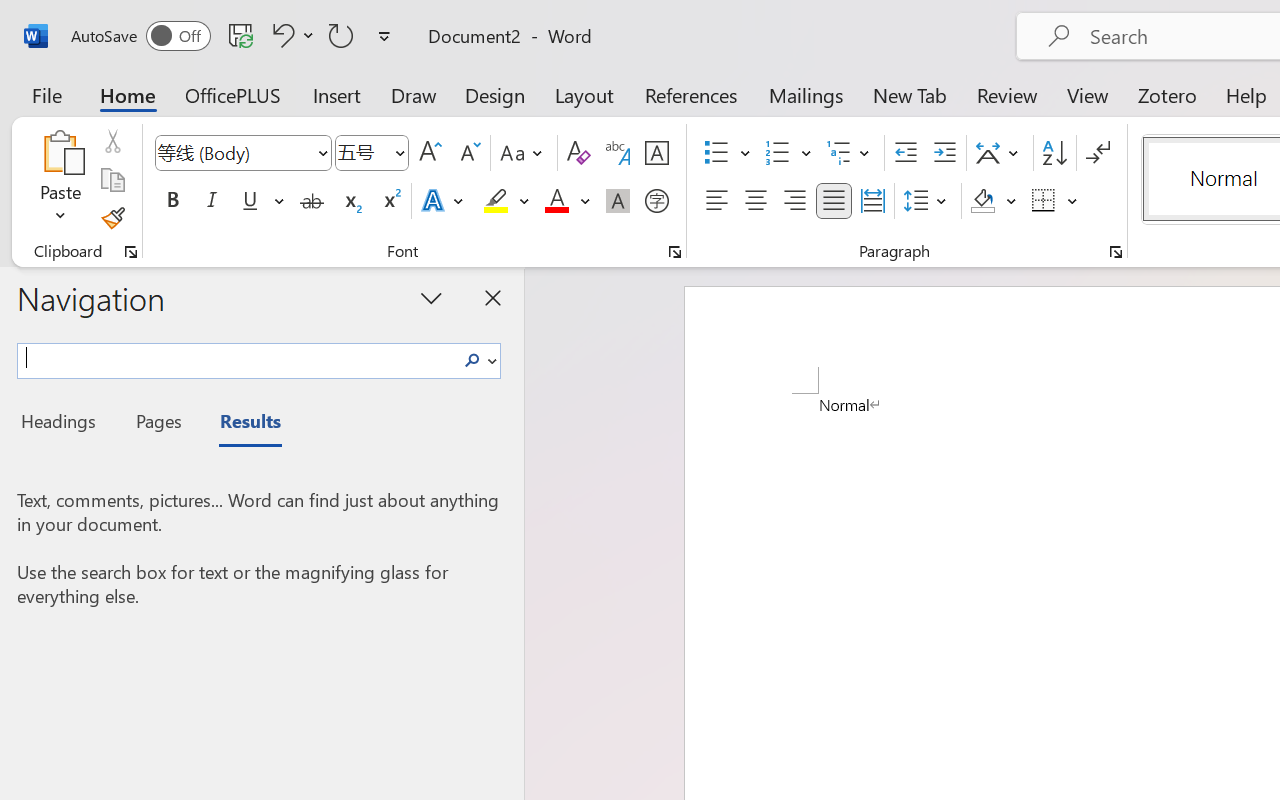 The width and height of the screenshot is (1280, 800). Describe the element at coordinates (384, 35) in the screenshot. I see `'Customize Quick Access Toolbar'` at that location.